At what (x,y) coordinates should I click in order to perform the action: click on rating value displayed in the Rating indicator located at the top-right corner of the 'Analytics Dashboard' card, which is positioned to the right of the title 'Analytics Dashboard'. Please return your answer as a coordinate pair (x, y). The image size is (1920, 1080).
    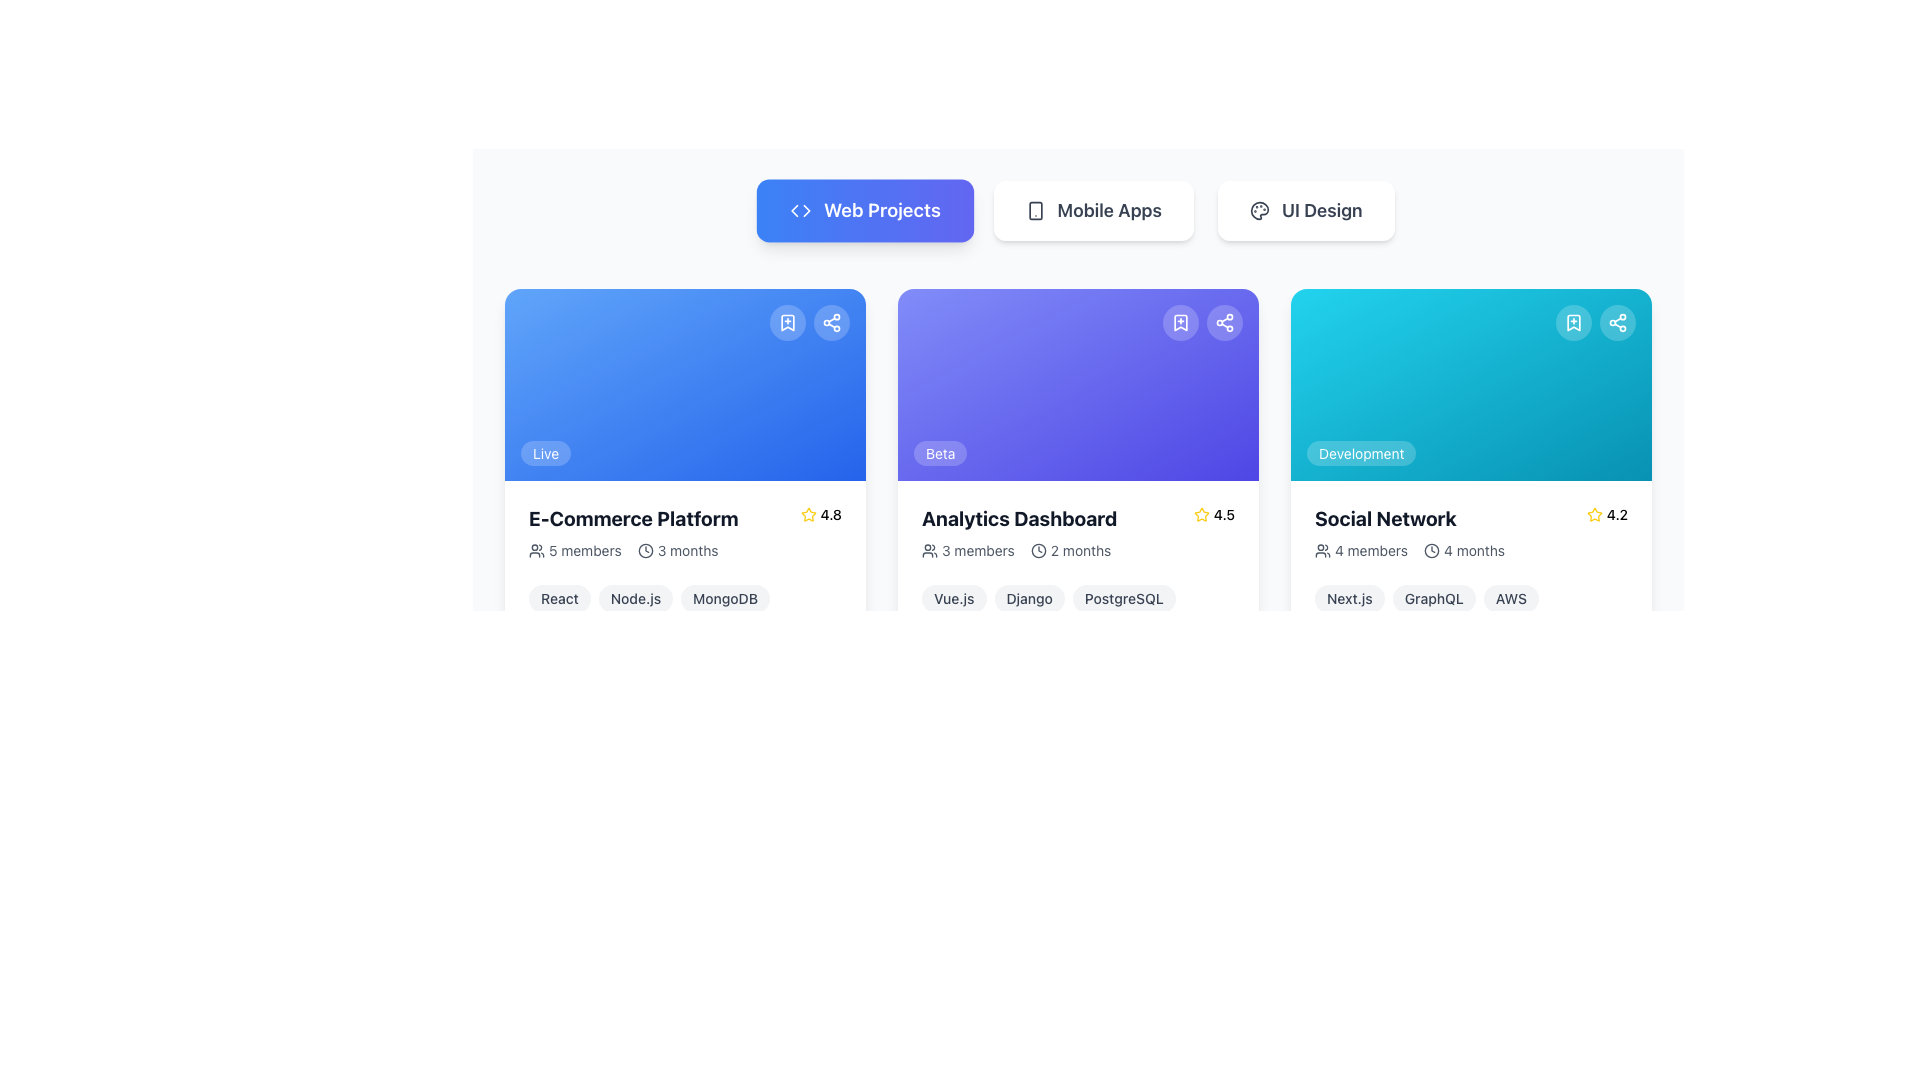
    Looking at the image, I should click on (1213, 514).